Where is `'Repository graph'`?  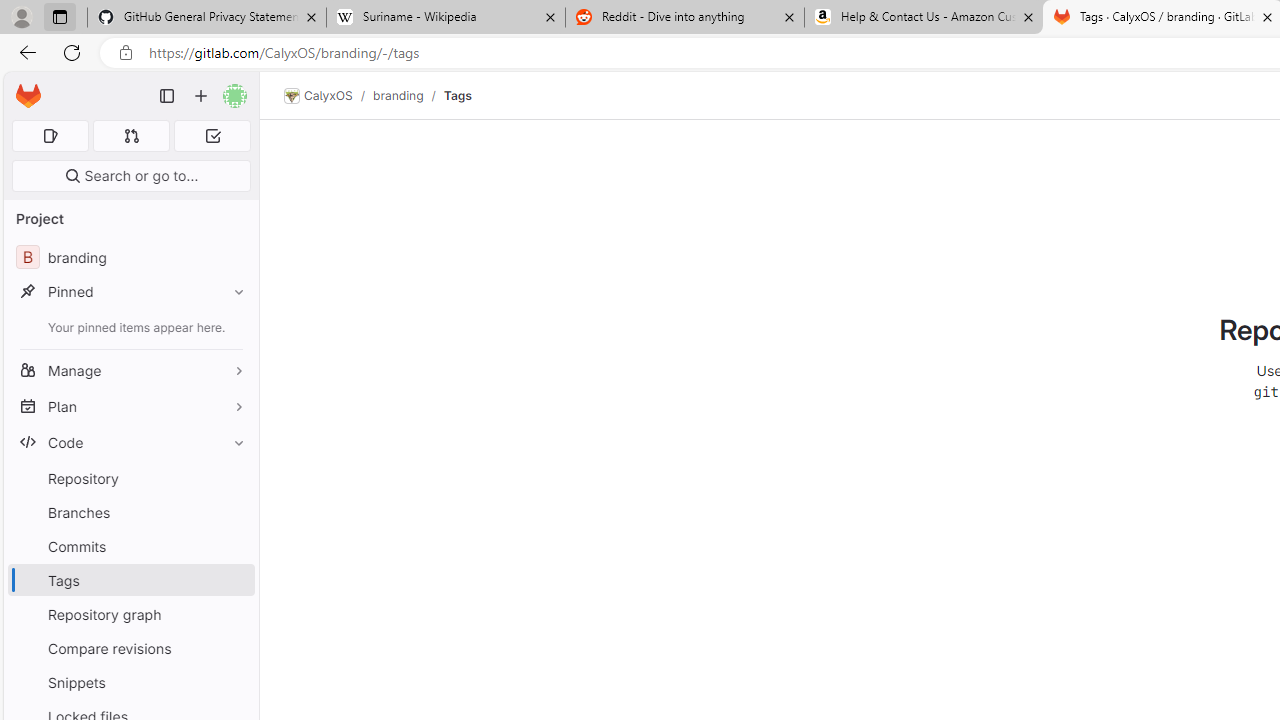 'Repository graph' is located at coordinates (130, 613).